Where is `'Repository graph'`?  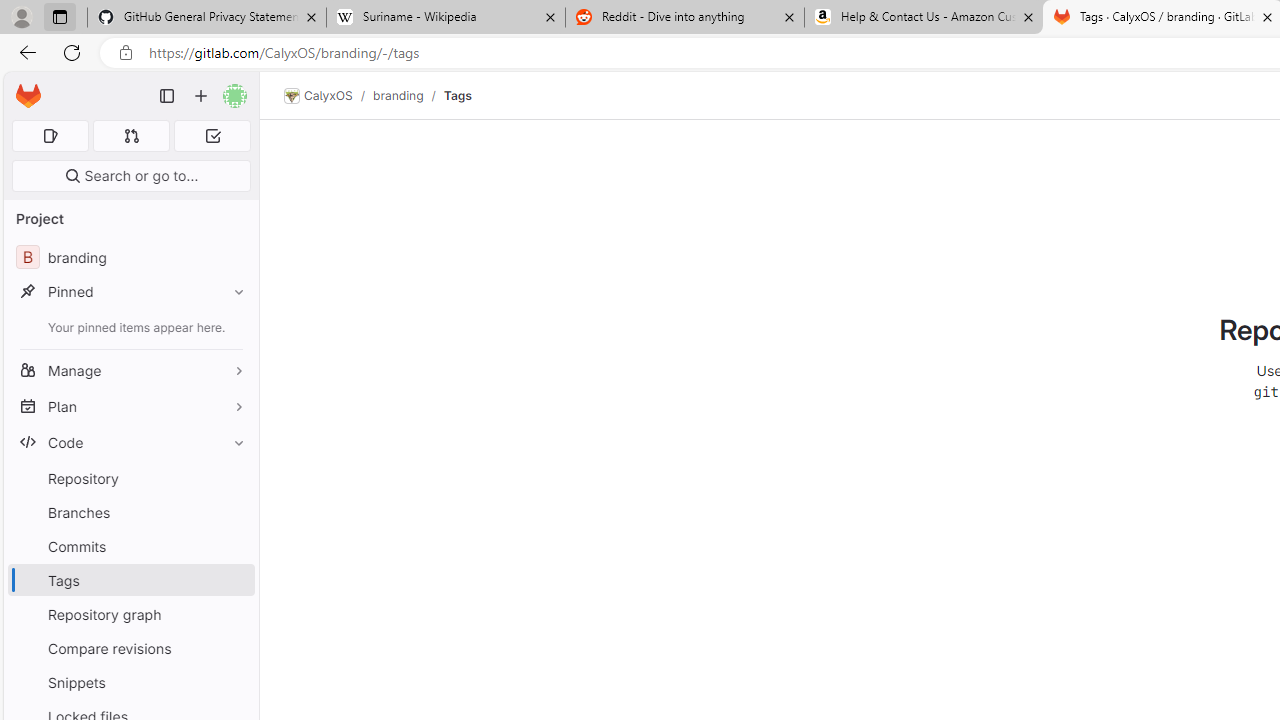 'Repository graph' is located at coordinates (130, 613).